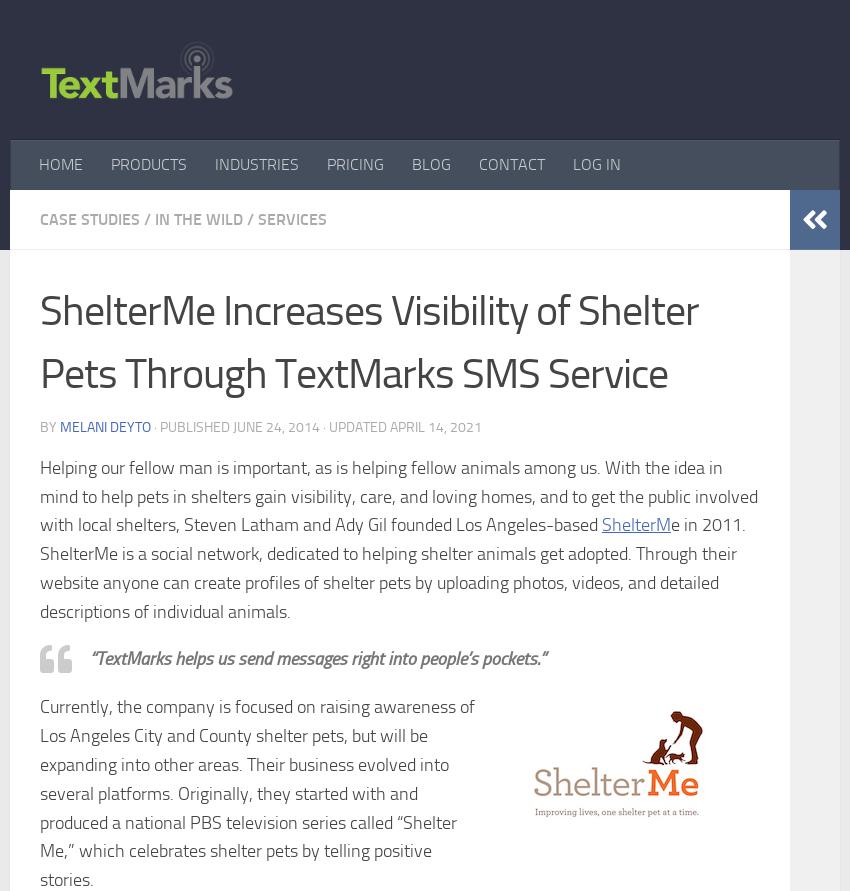 The width and height of the screenshot is (850, 891). Describe the element at coordinates (154, 426) in the screenshot. I see `'·
                            
                                Published'` at that location.